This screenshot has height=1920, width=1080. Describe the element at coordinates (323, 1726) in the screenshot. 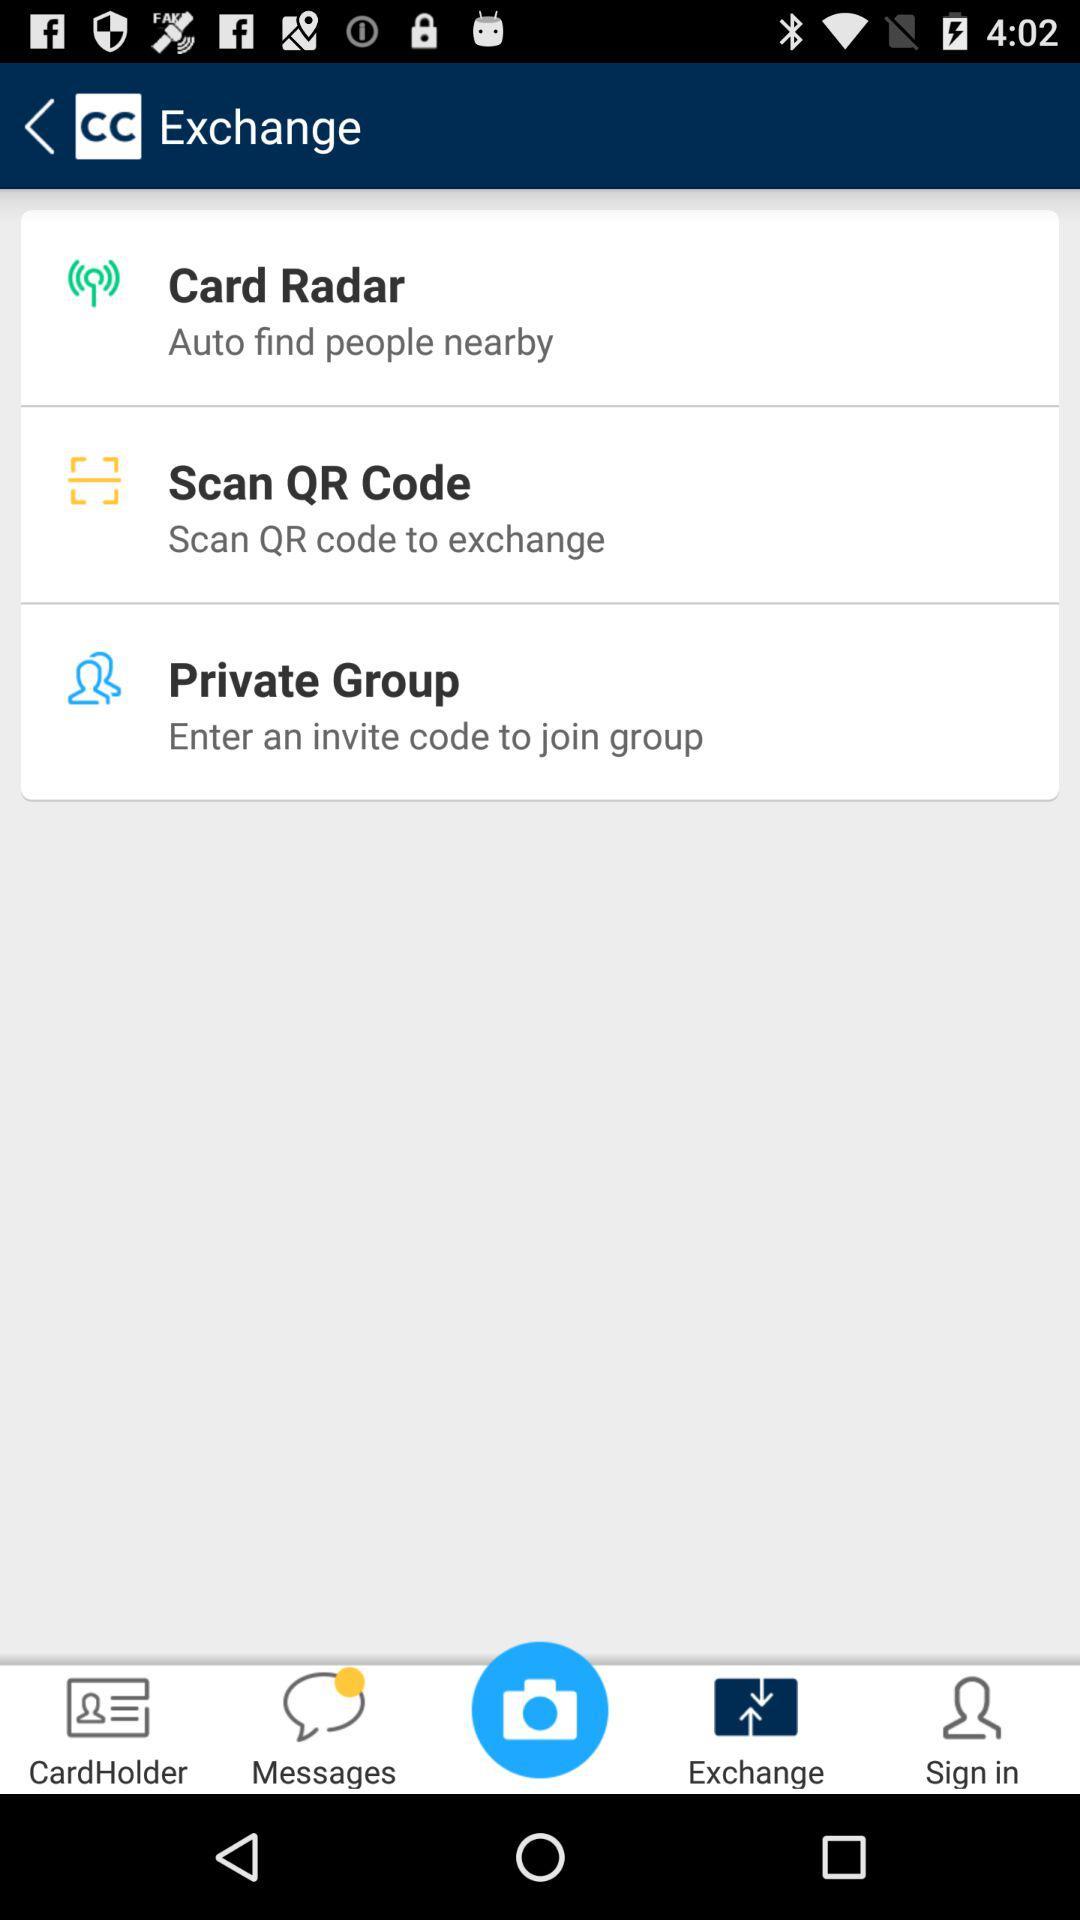

I see `app next to the cardholder app` at that location.